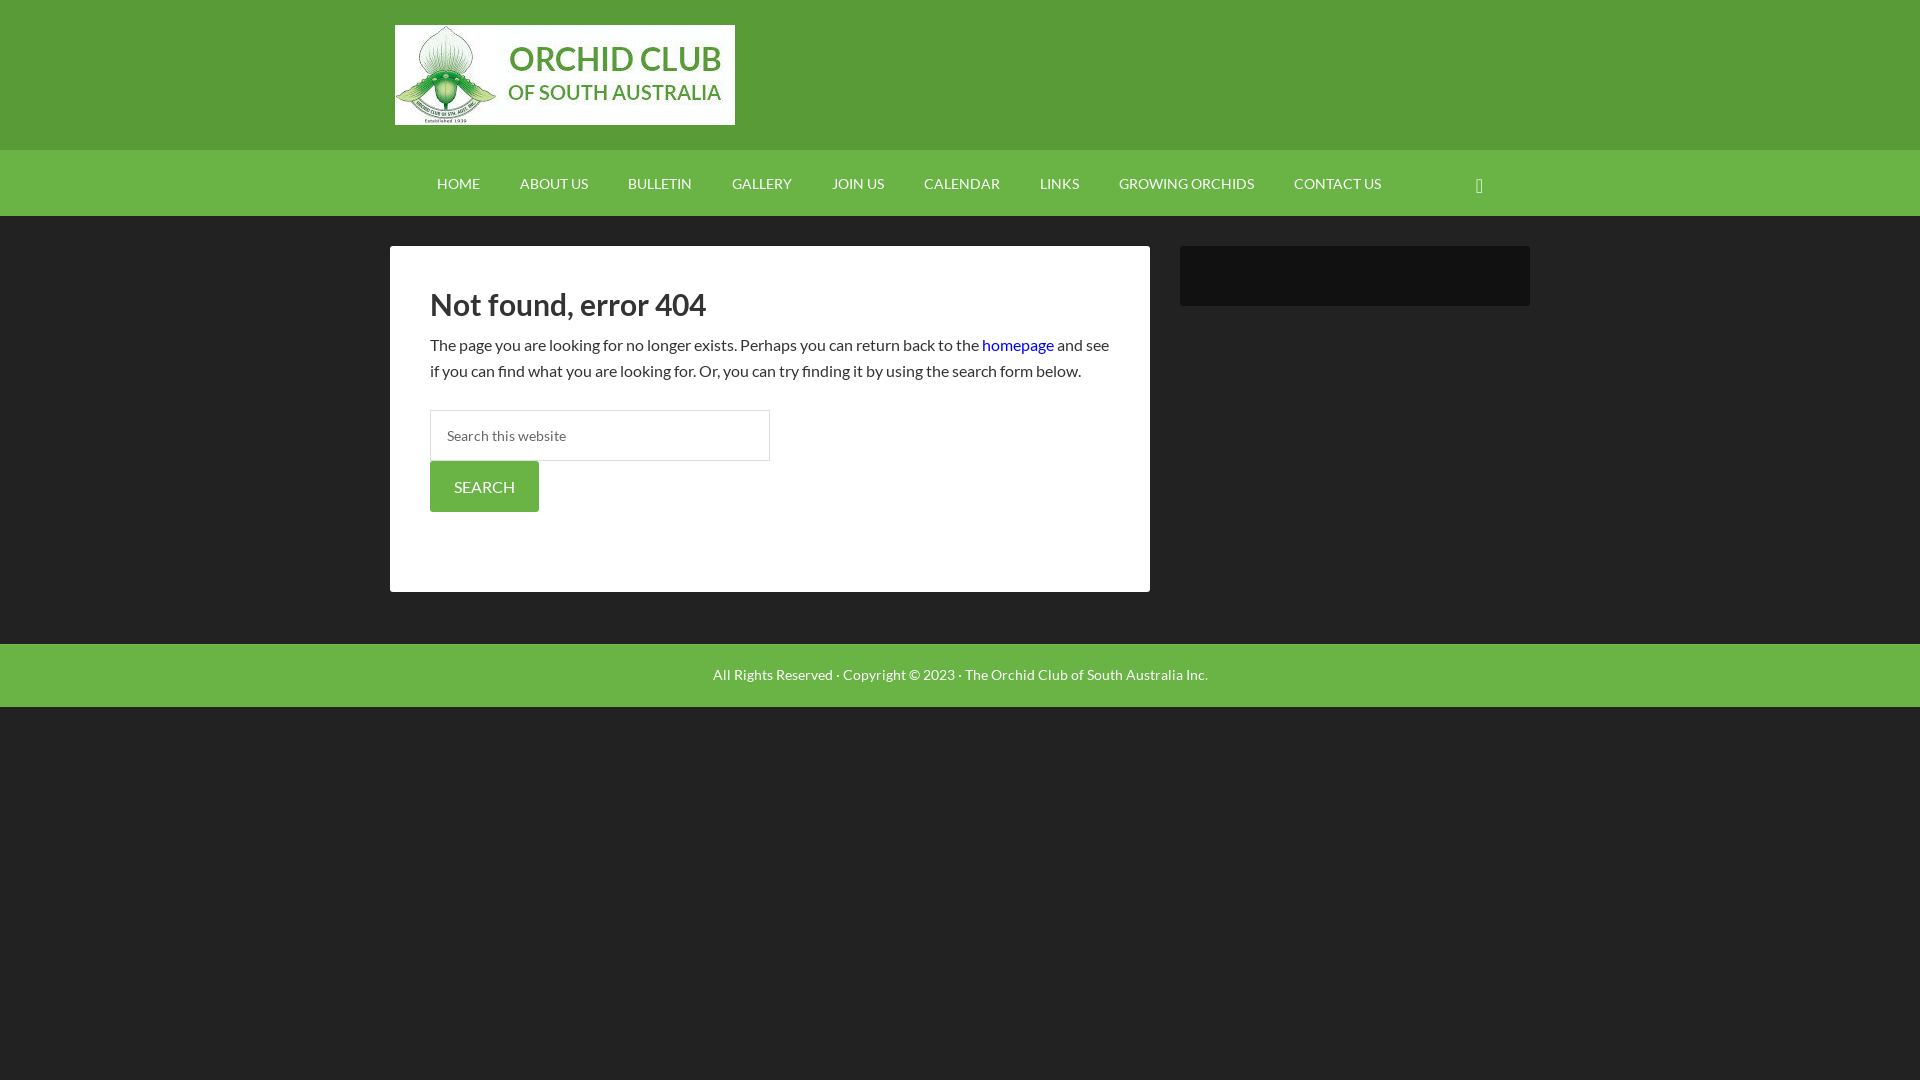  I want to click on 'JOIN US', so click(858, 182).